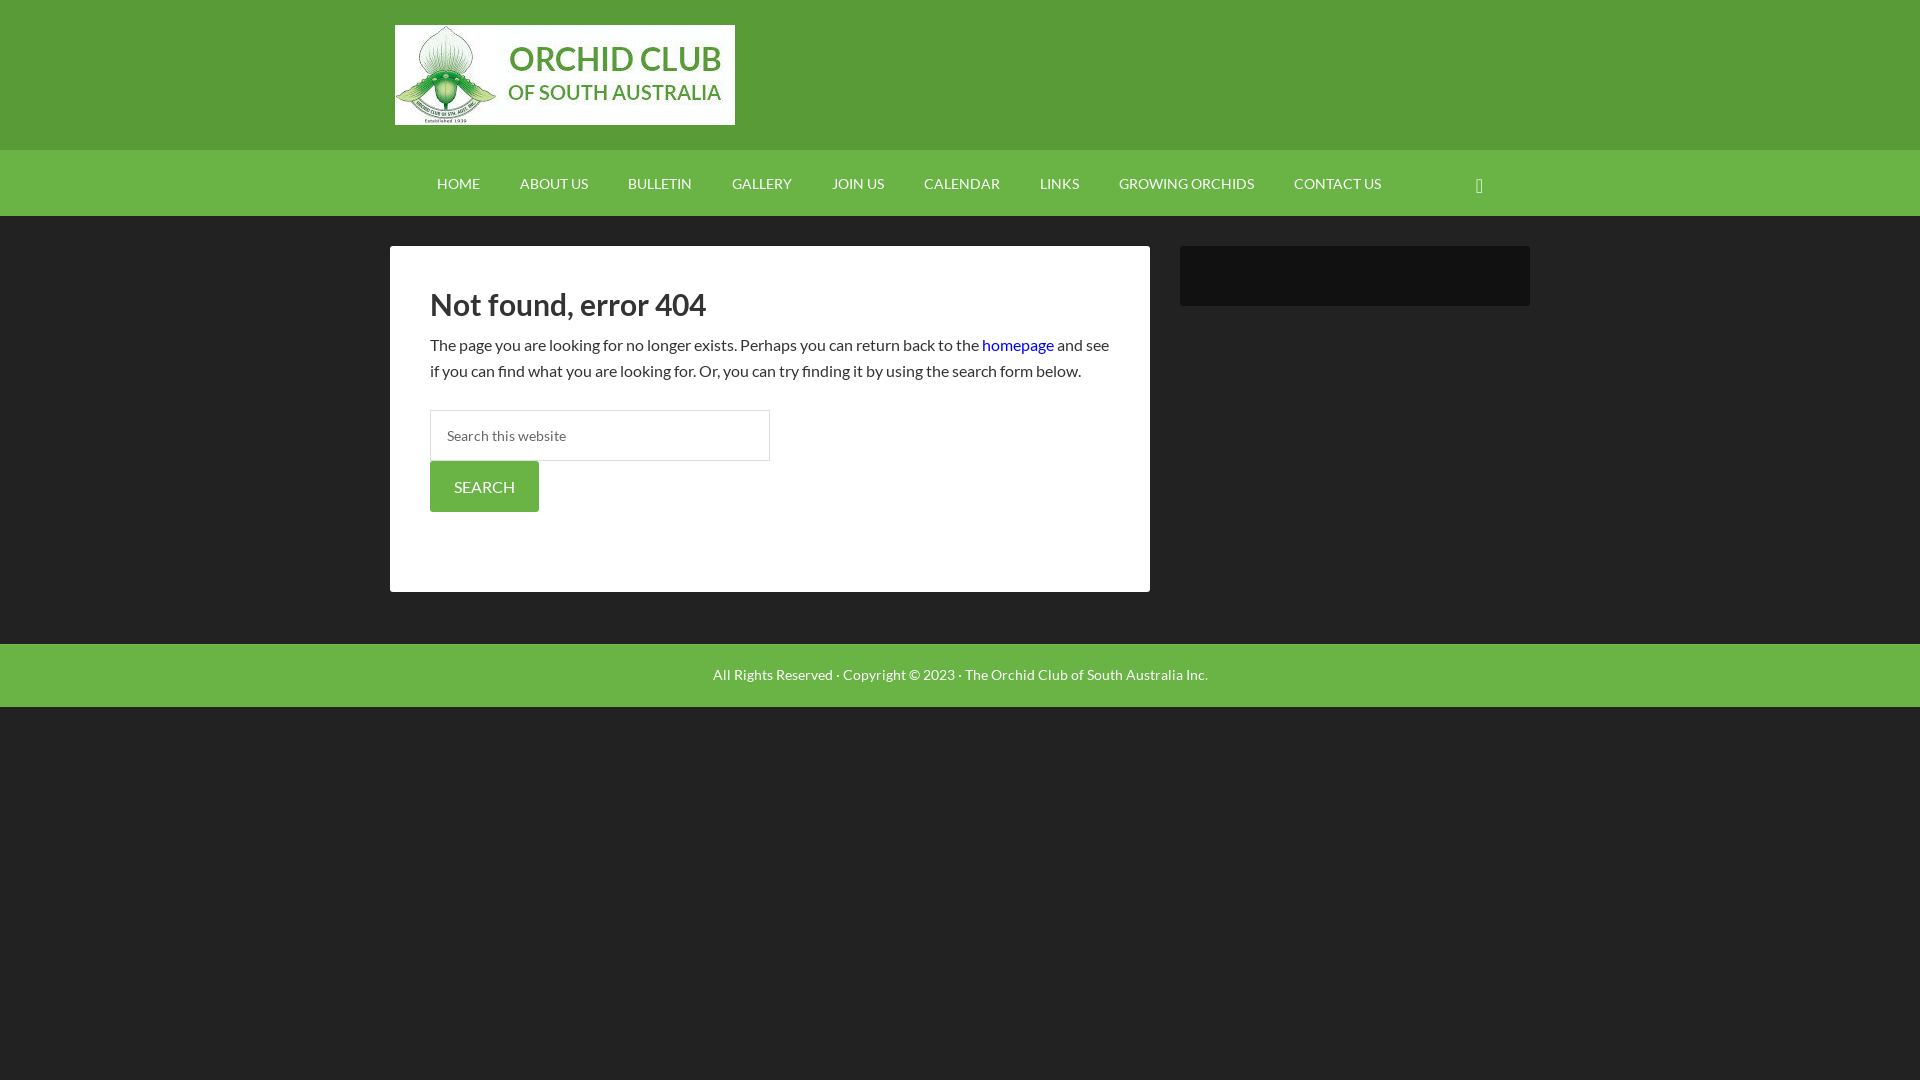  I want to click on 'JOIN US', so click(858, 182).